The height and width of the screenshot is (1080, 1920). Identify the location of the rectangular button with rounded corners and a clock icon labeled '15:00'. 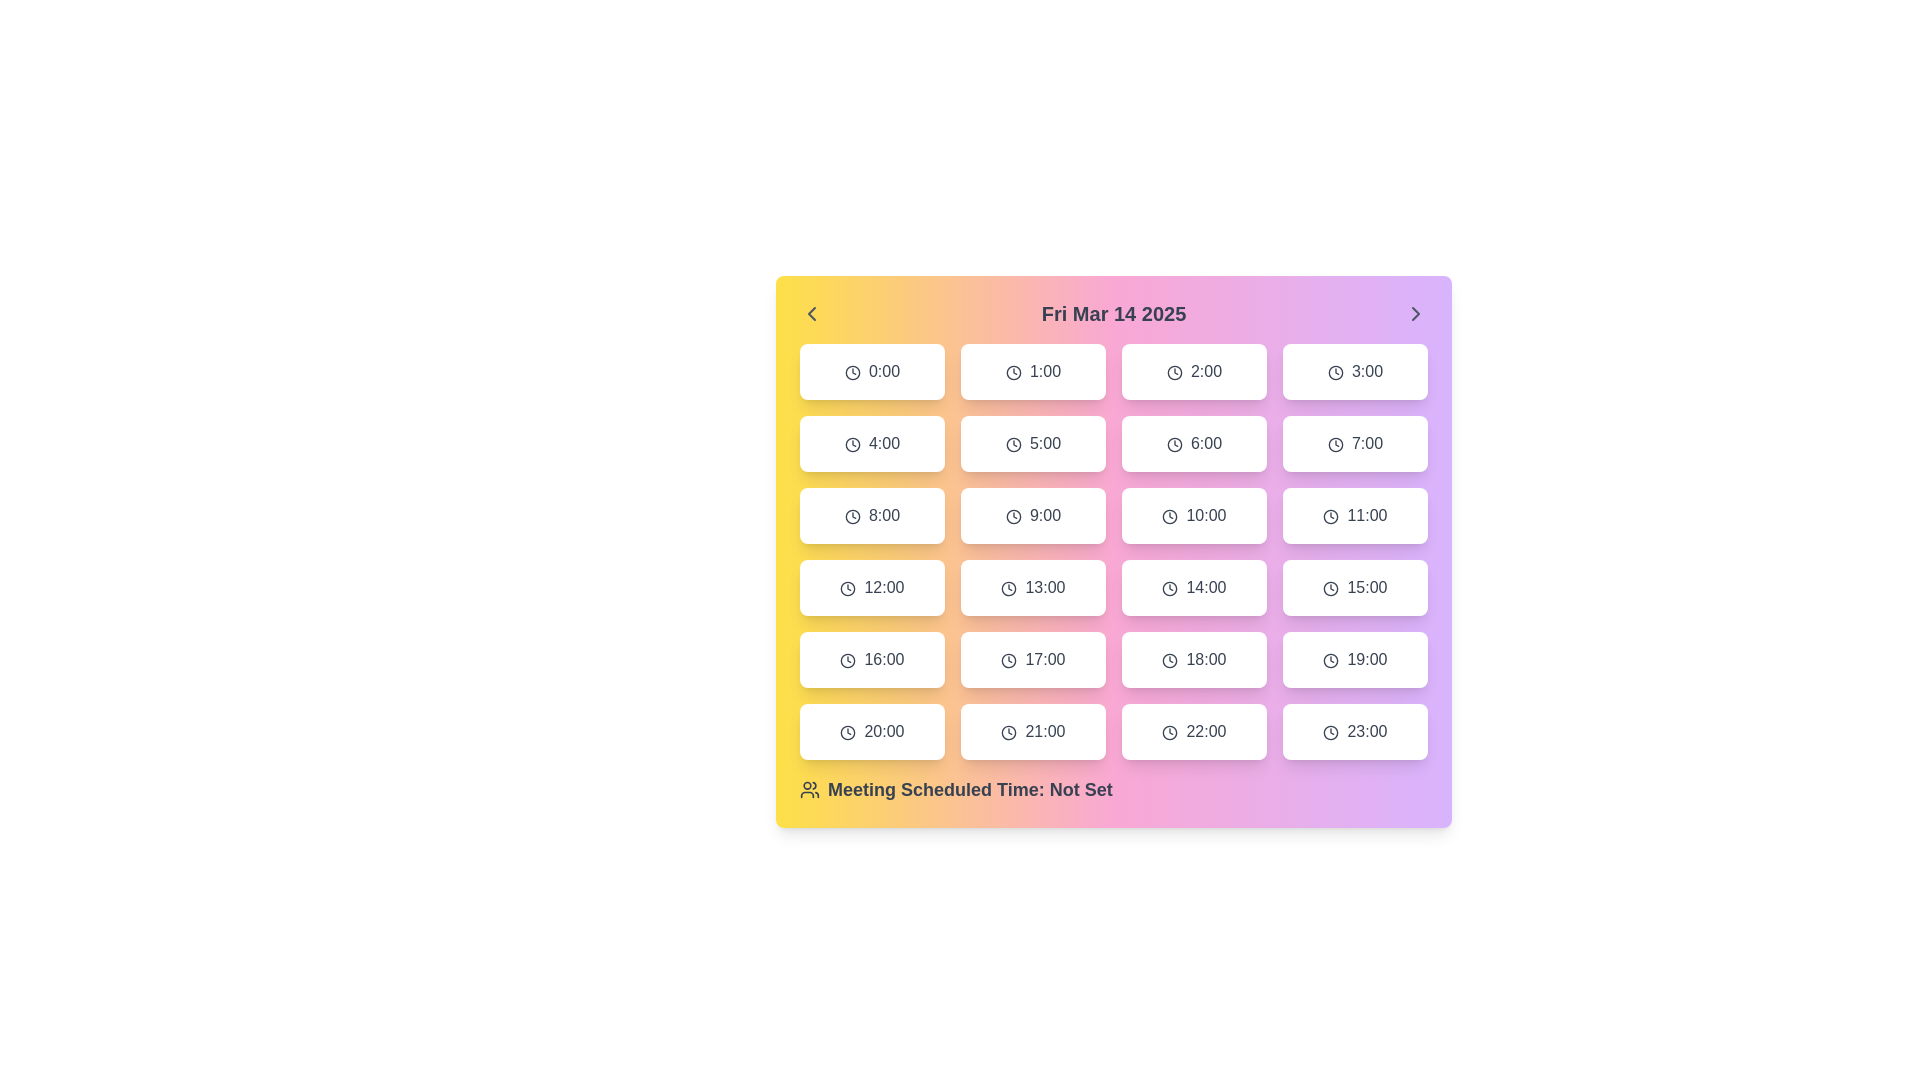
(1355, 586).